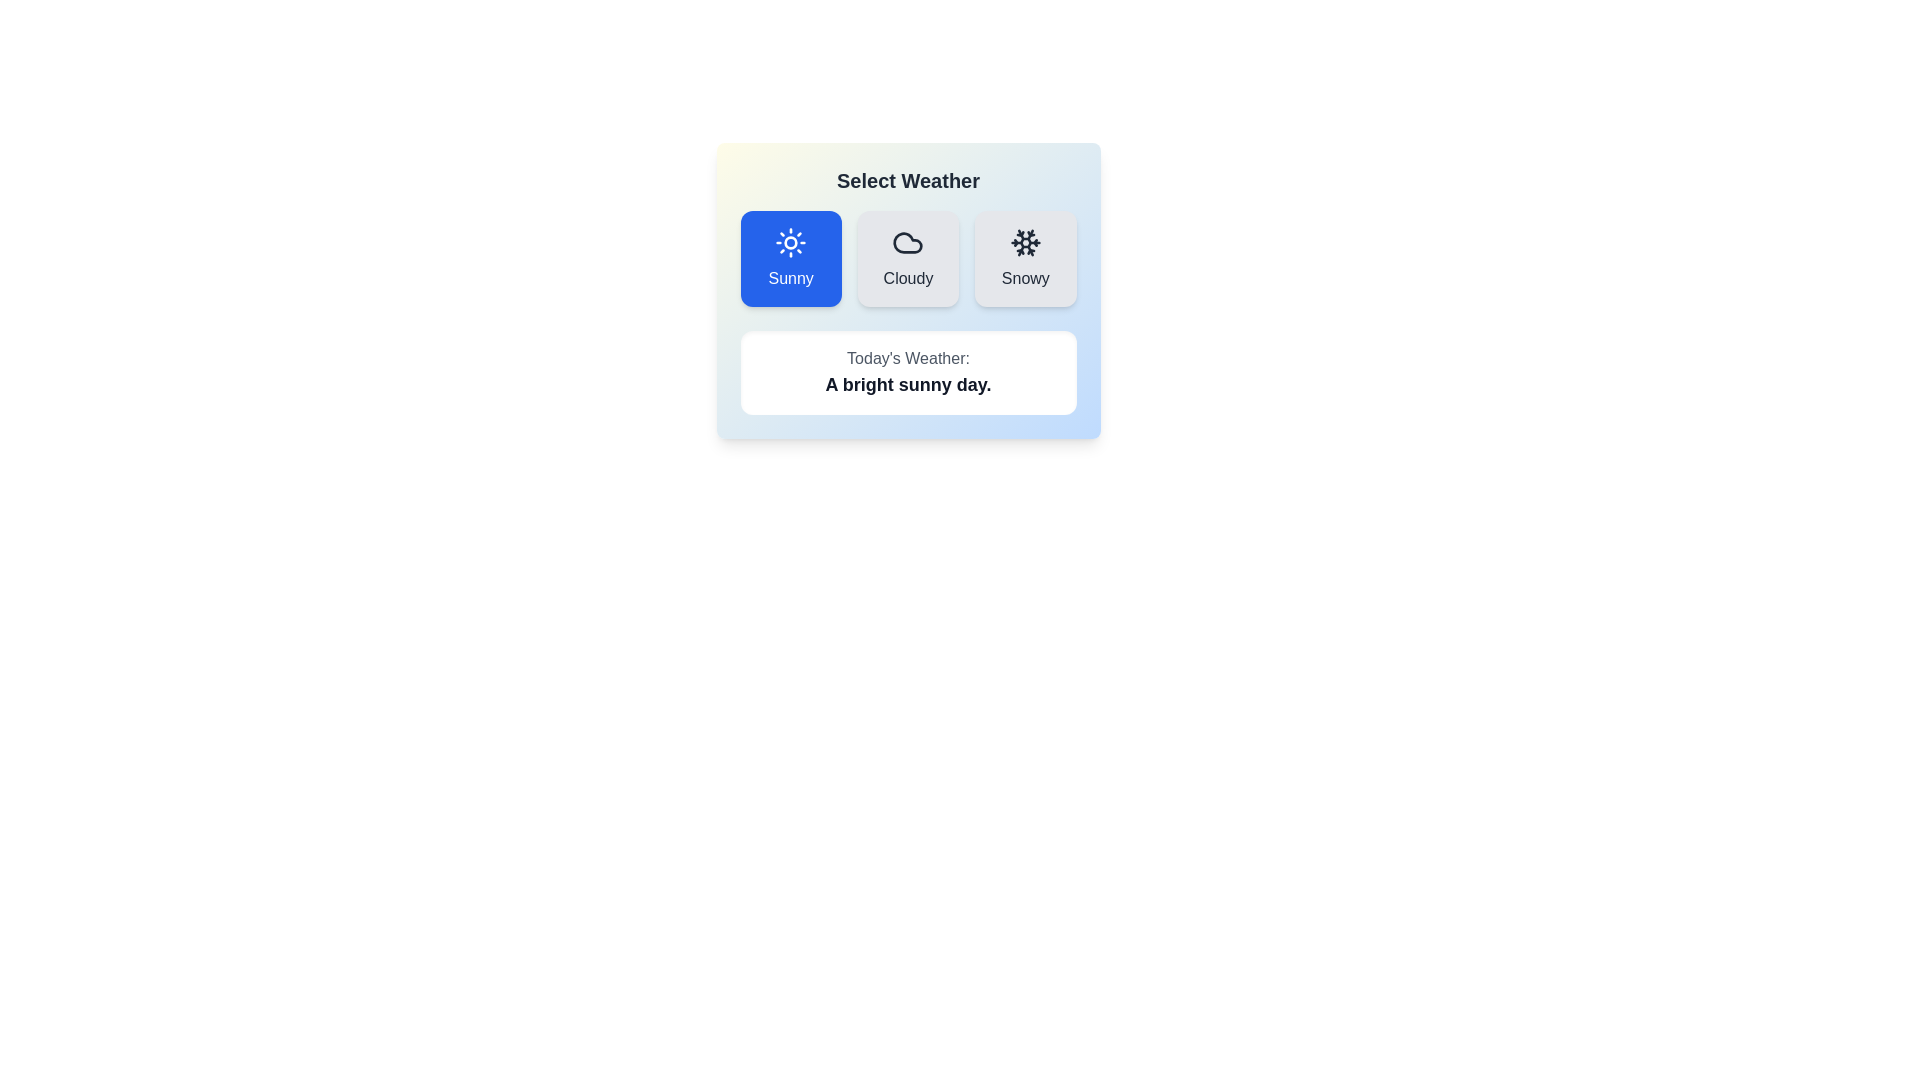 This screenshot has height=1080, width=1920. What do you see at coordinates (1025, 257) in the screenshot?
I see `the button corresponding to Snowy to select the desired weather` at bounding box center [1025, 257].